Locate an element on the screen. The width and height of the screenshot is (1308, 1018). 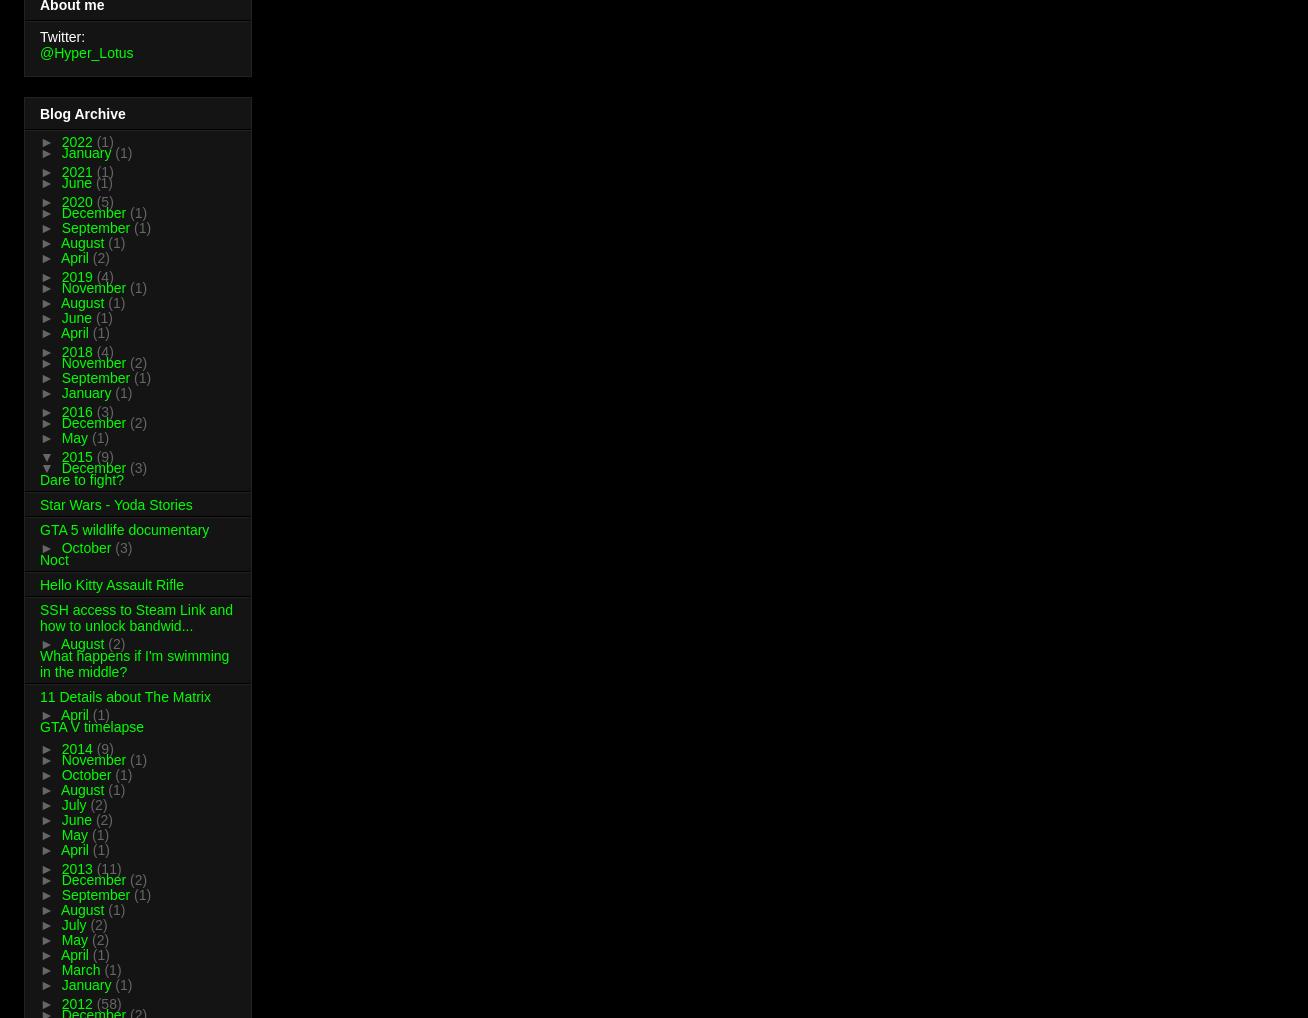
'2013' is located at coordinates (78, 868).